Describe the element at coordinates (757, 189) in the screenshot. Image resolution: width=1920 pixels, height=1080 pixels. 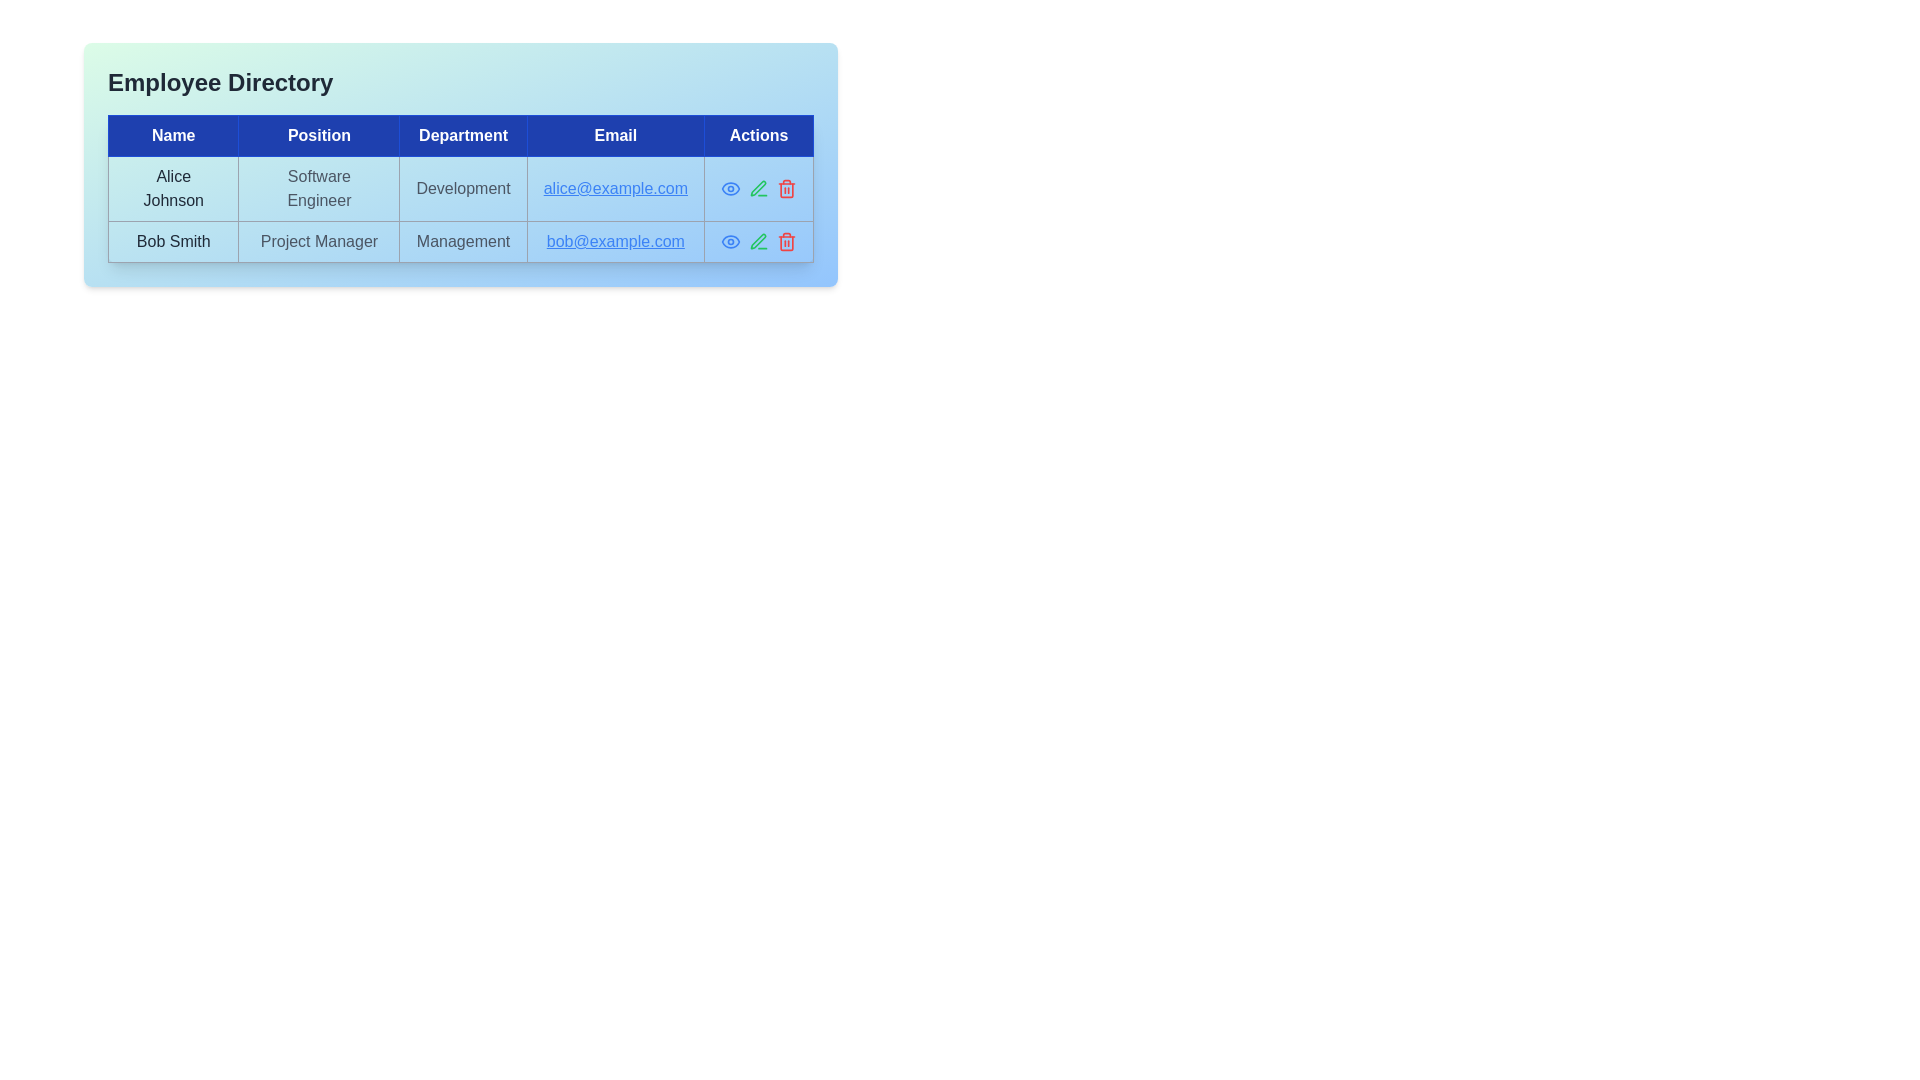
I see `the second icon button in the 'Actions' column of the first row in the table to trigger a hover effect` at that location.